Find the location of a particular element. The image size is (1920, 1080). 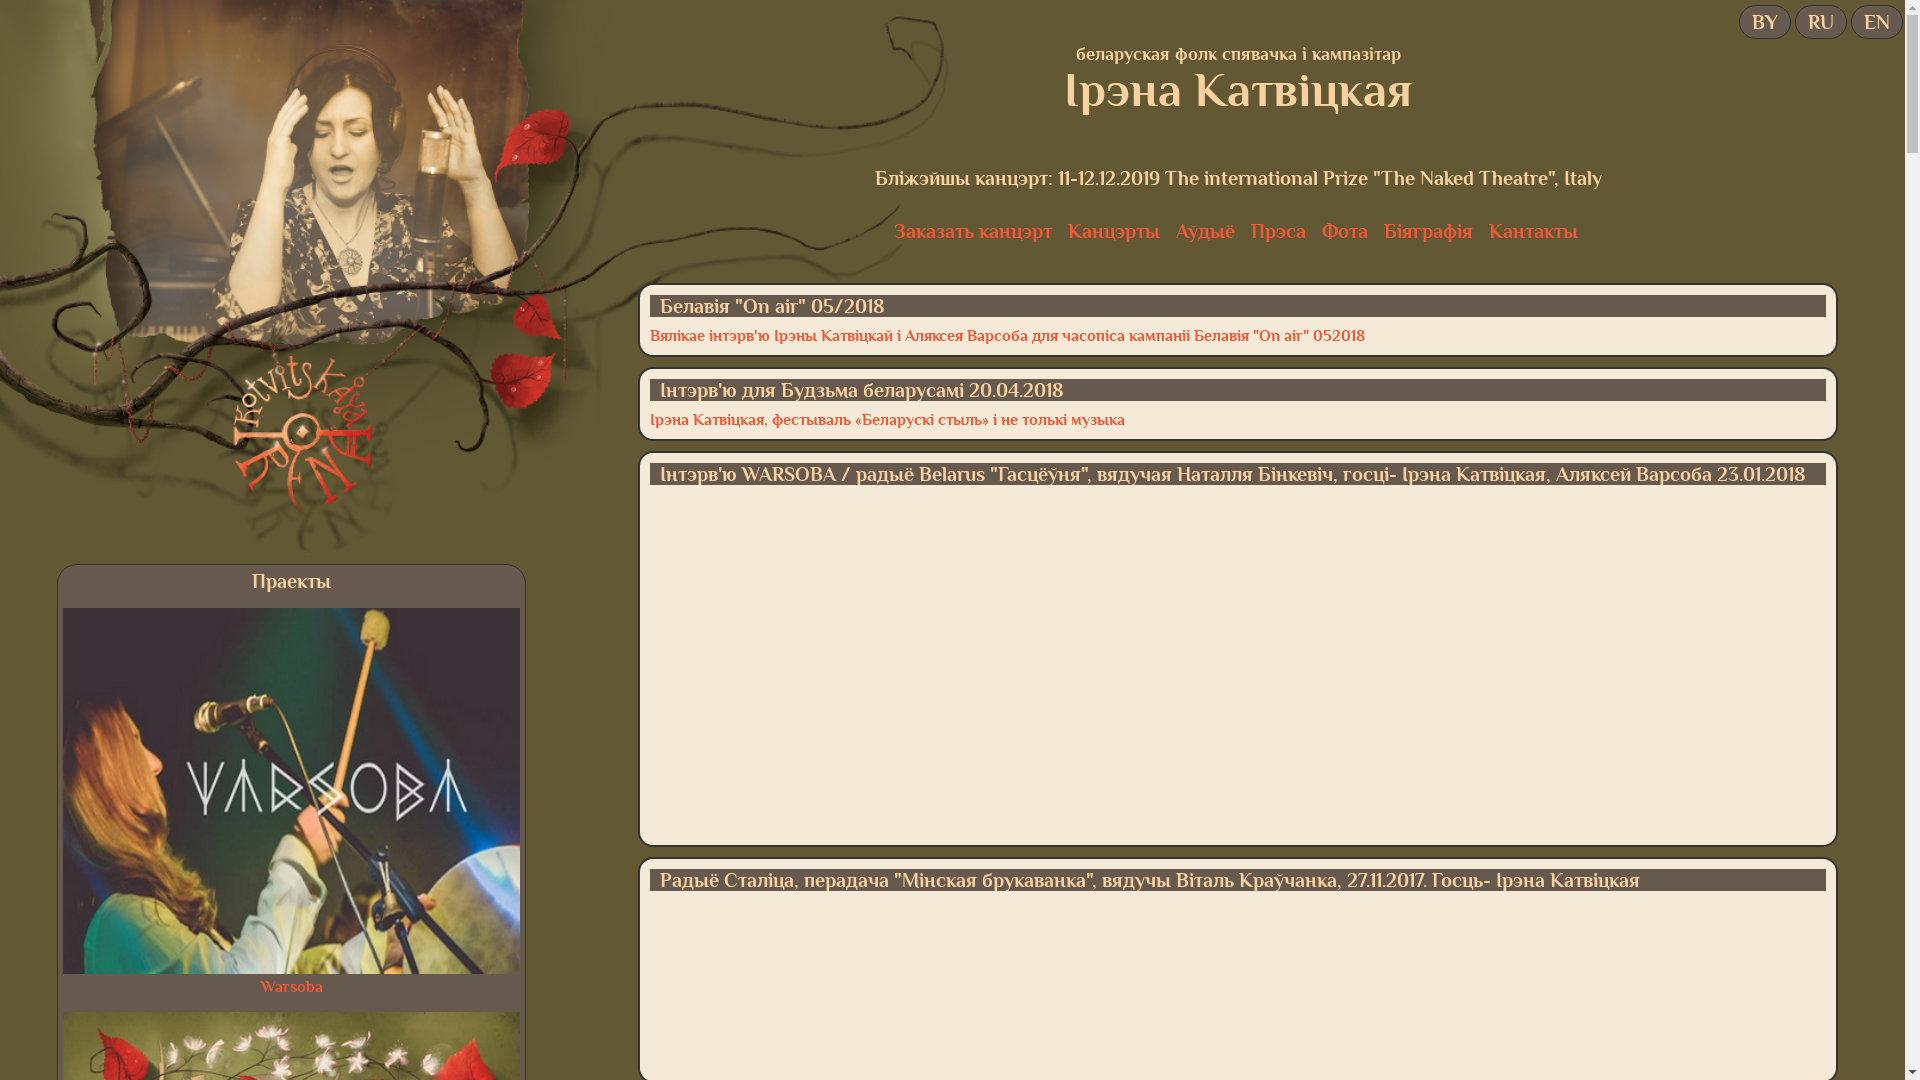

'RU' is located at coordinates (1820, 22).